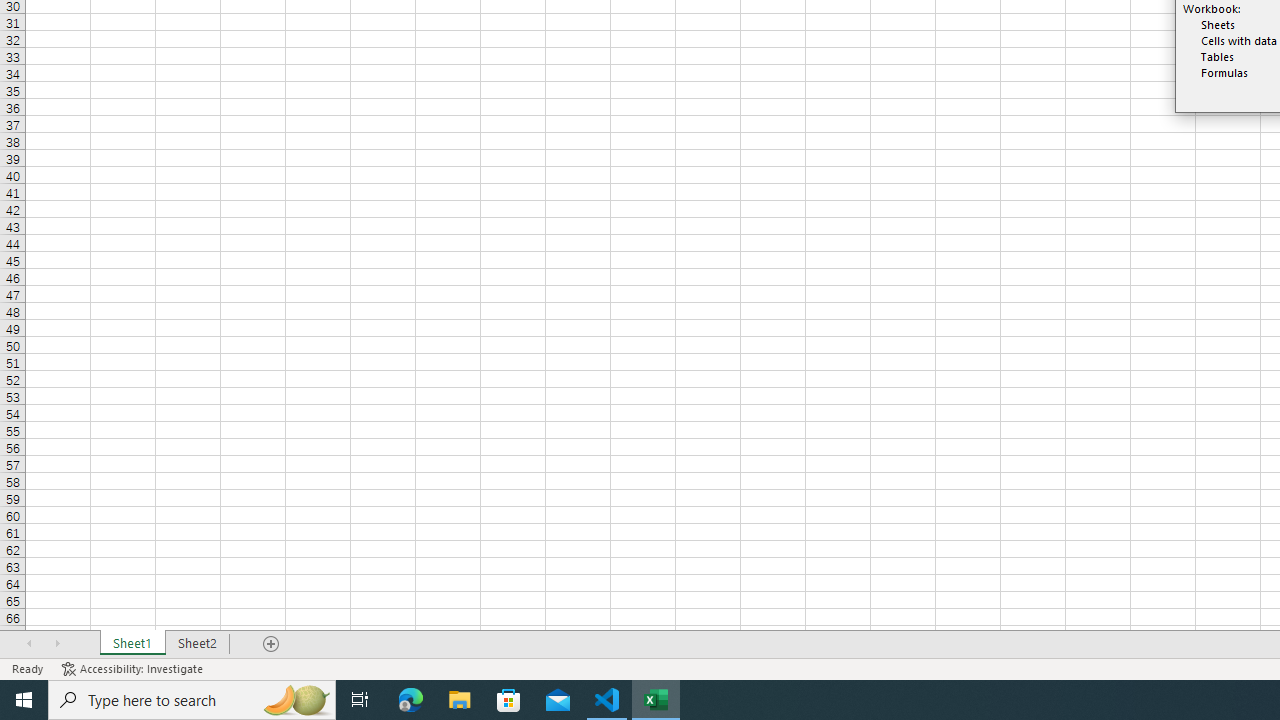  What do you see at coordinates (271, 644) in the screenshot?
I see `'Add Sheet'` at bounding box center [271, 644].